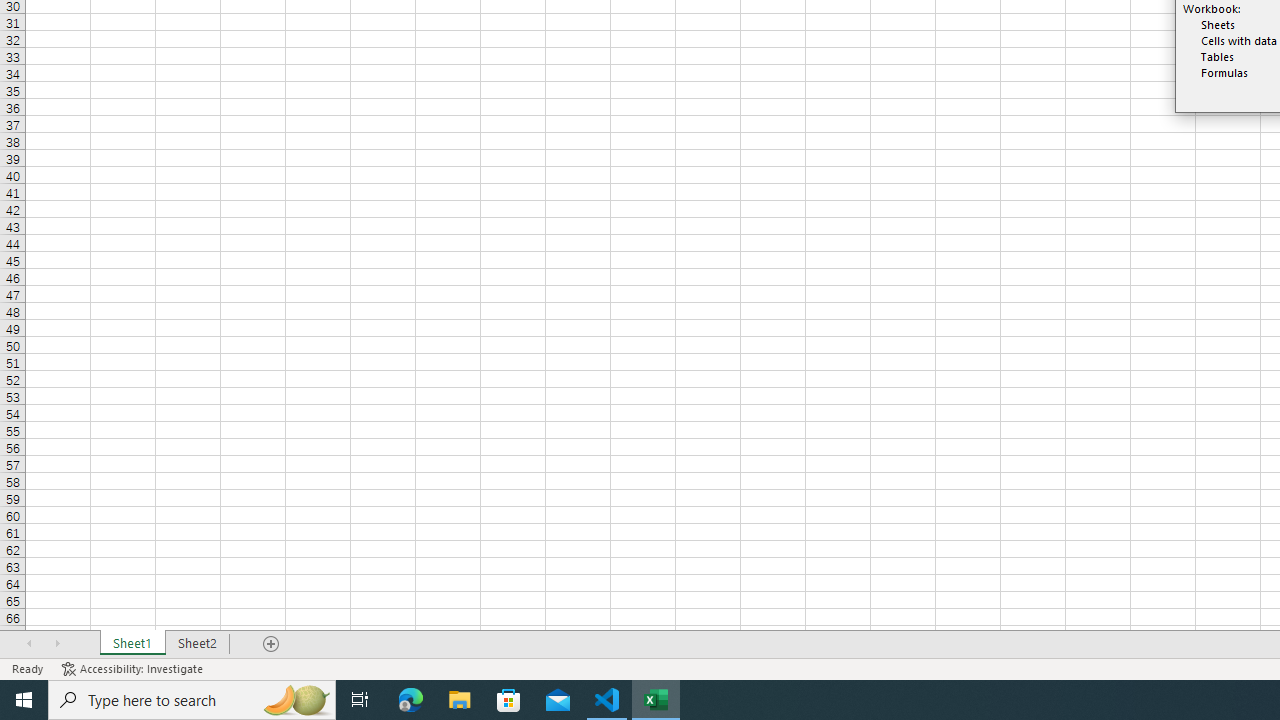  What do you see at coordinates (271, 644) in the screenshot?
I see `'Add Sheet'` at bounding box center [271, 644].